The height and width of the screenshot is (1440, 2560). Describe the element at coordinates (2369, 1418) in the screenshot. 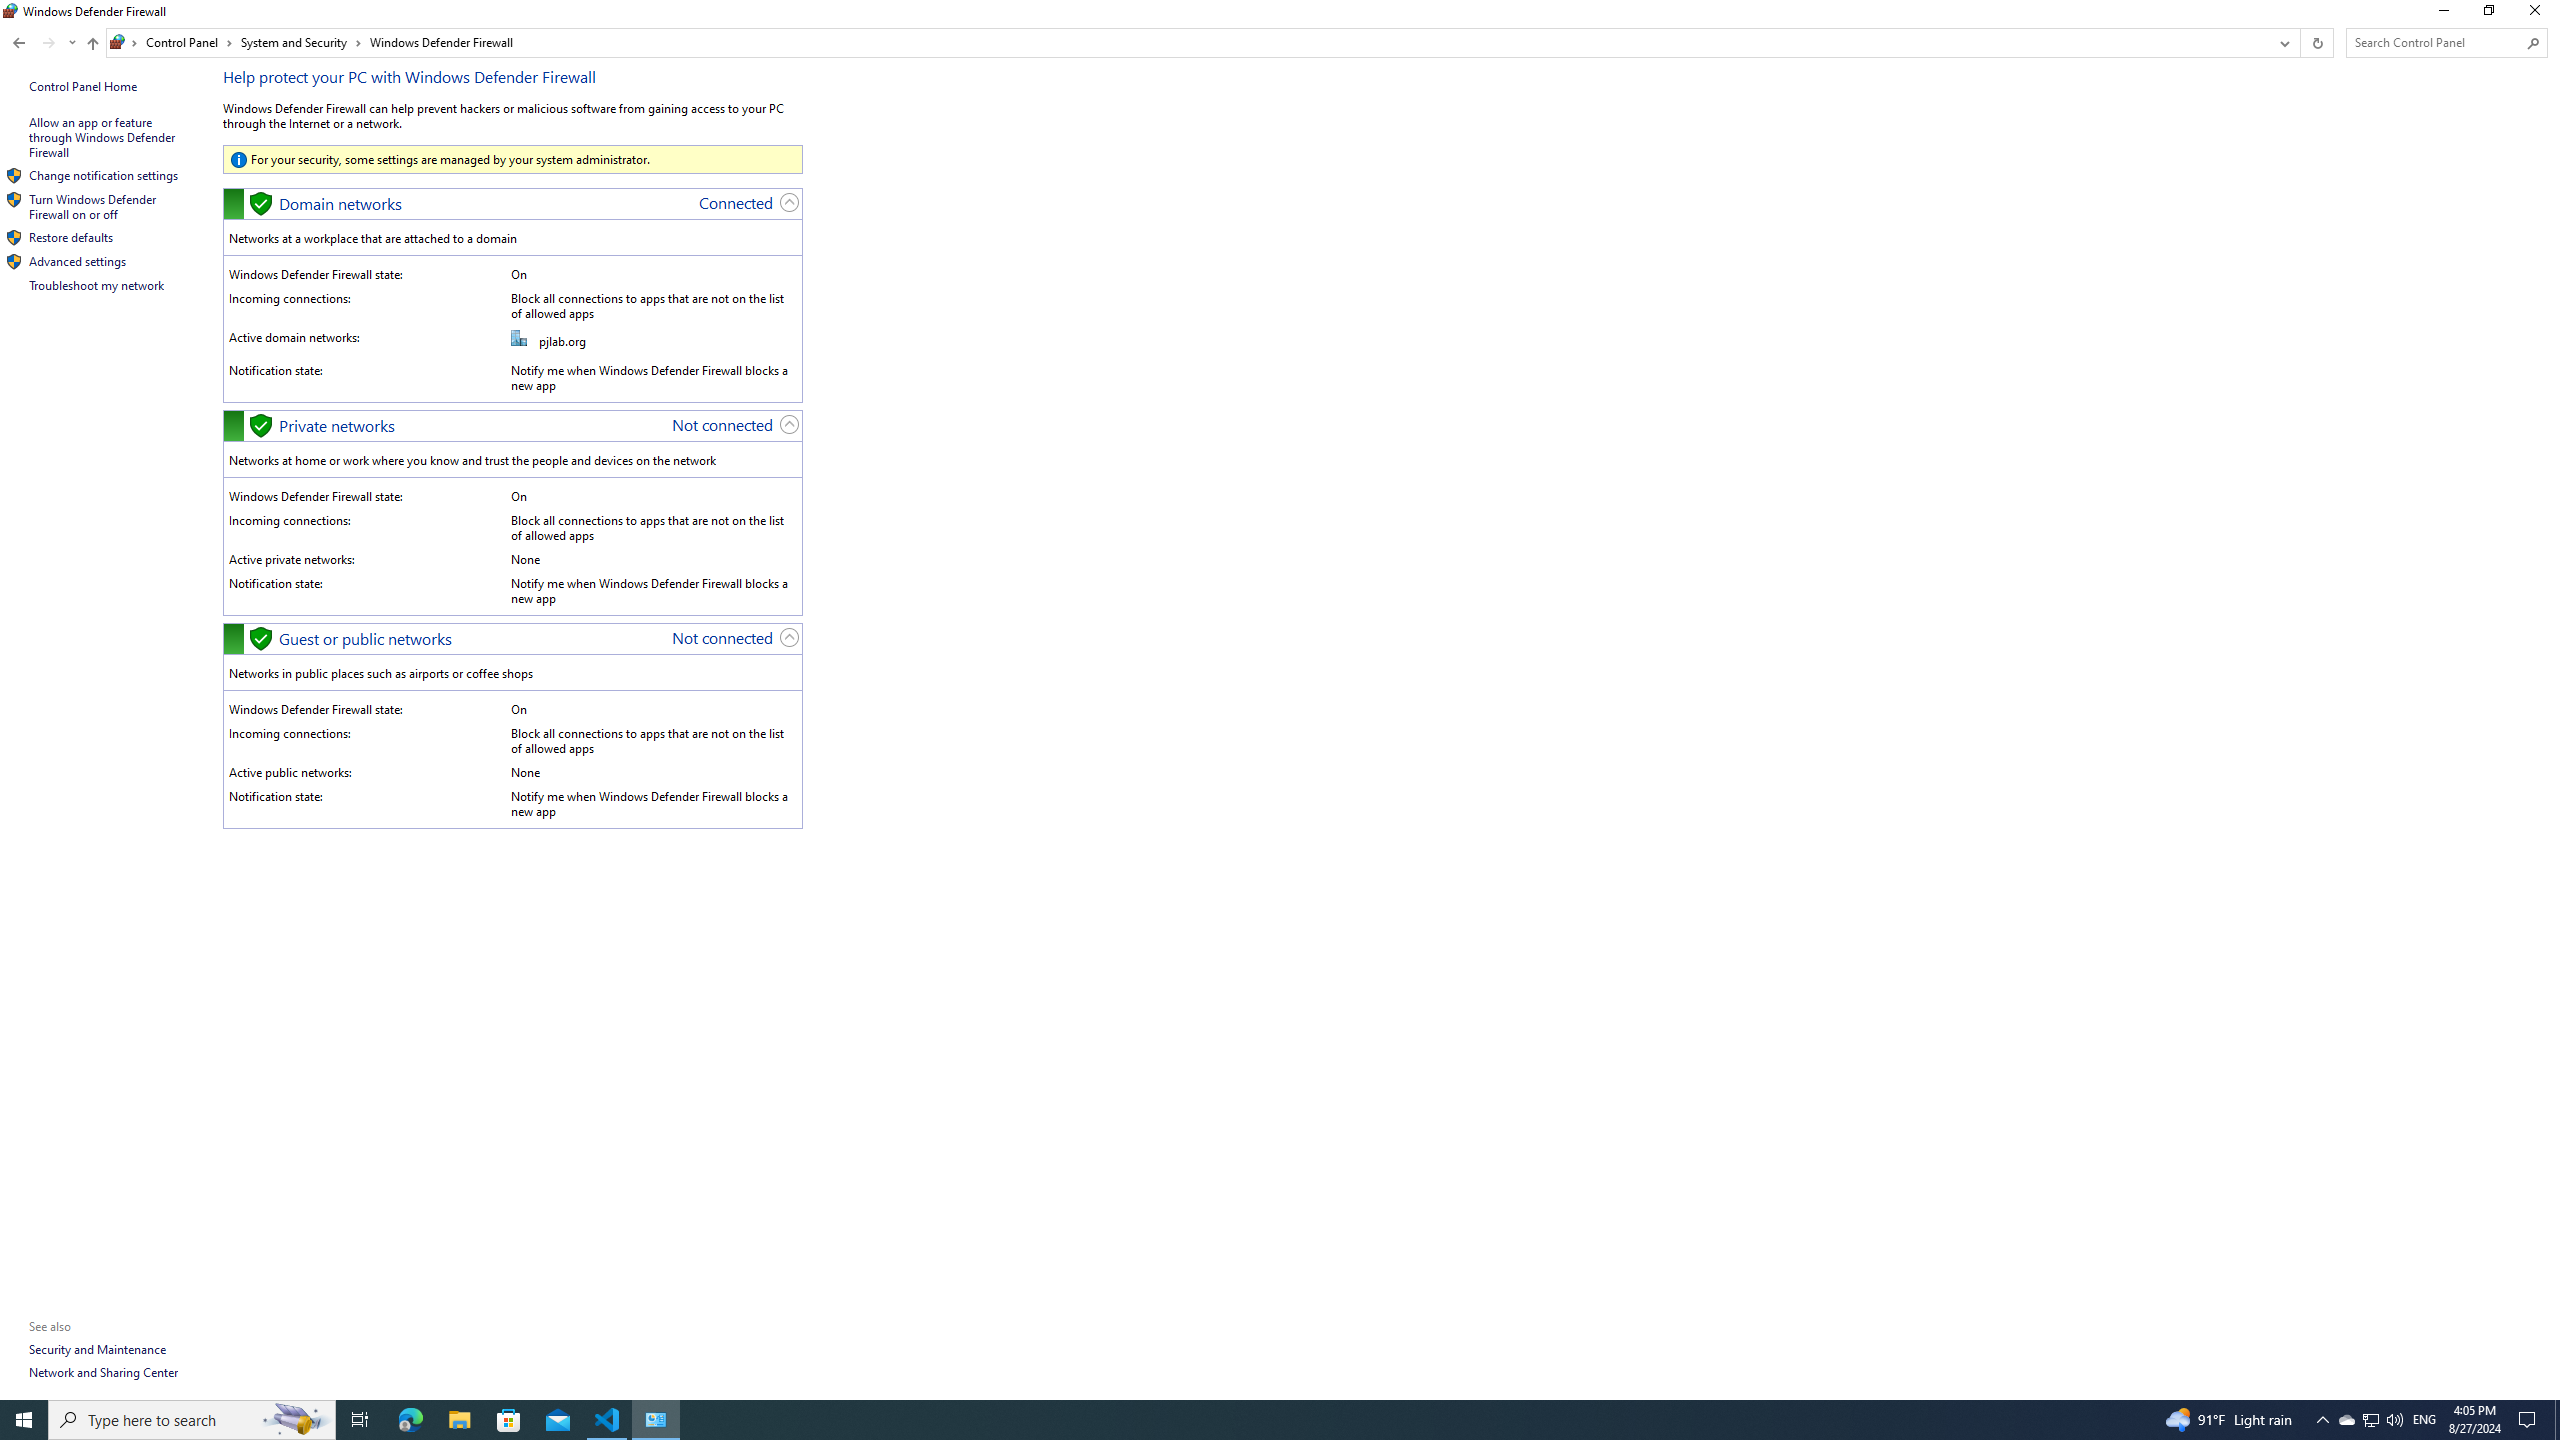

I see `'User Promoted Notification Area'` at that location.